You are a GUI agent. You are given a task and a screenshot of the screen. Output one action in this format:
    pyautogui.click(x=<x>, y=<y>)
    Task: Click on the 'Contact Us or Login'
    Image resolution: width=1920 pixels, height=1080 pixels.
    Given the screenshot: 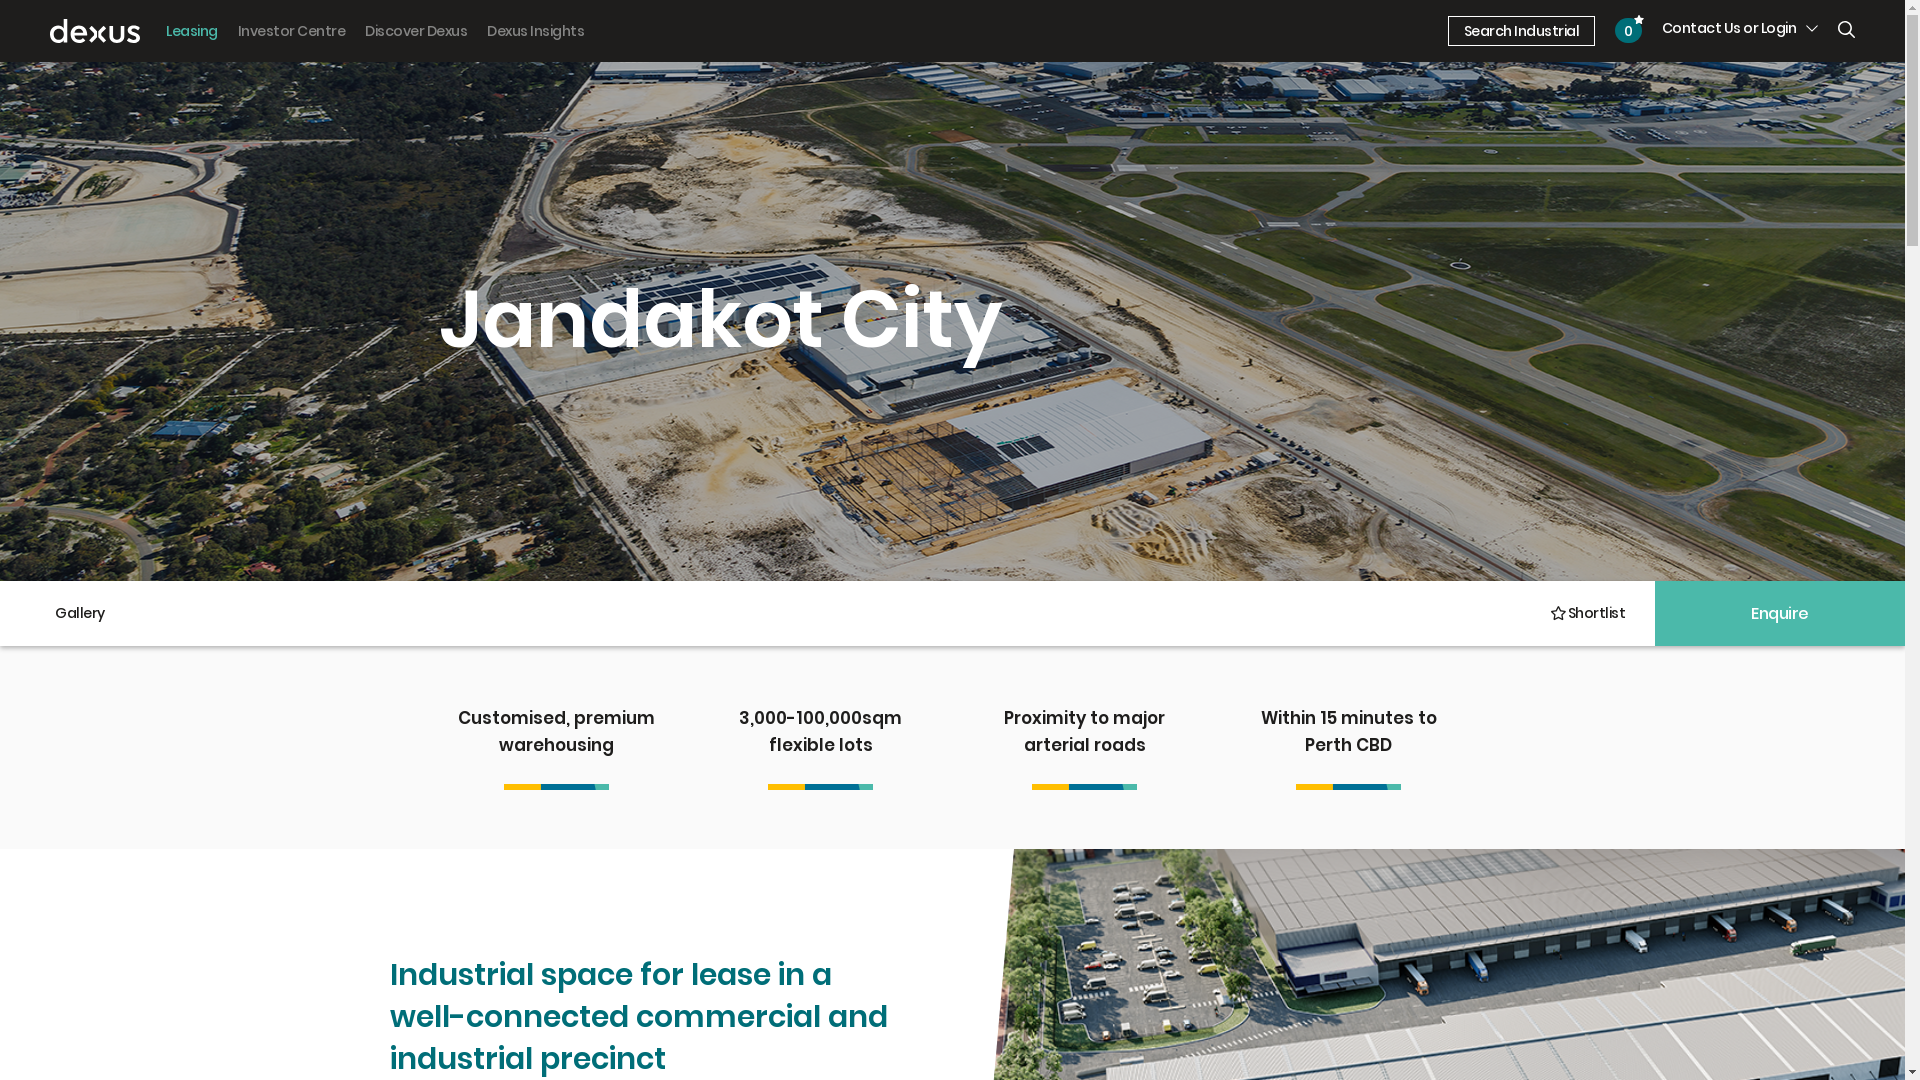 What is the action you would take?
    pyautogui.click(x=1739, y=28)
    